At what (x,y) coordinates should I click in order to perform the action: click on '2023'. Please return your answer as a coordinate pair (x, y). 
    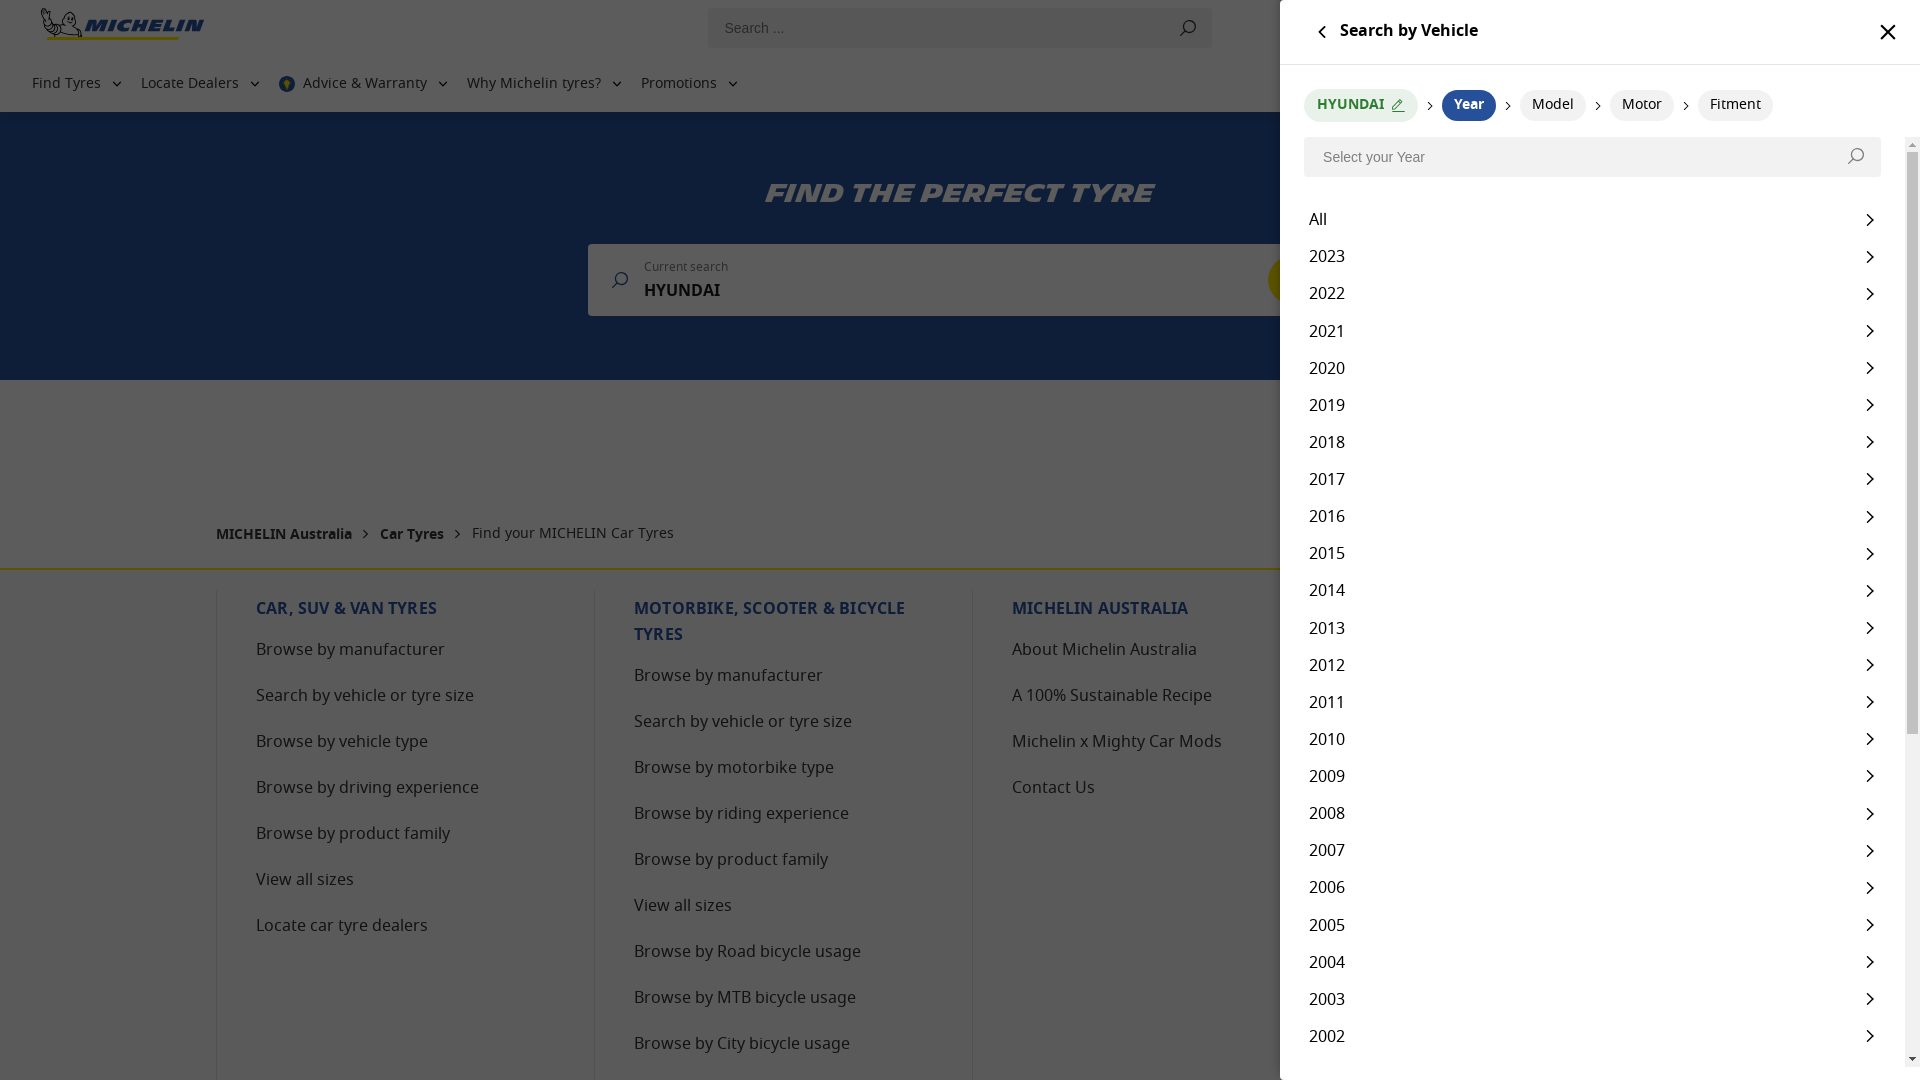
    Looking at the image, I should click on (1591, 255).